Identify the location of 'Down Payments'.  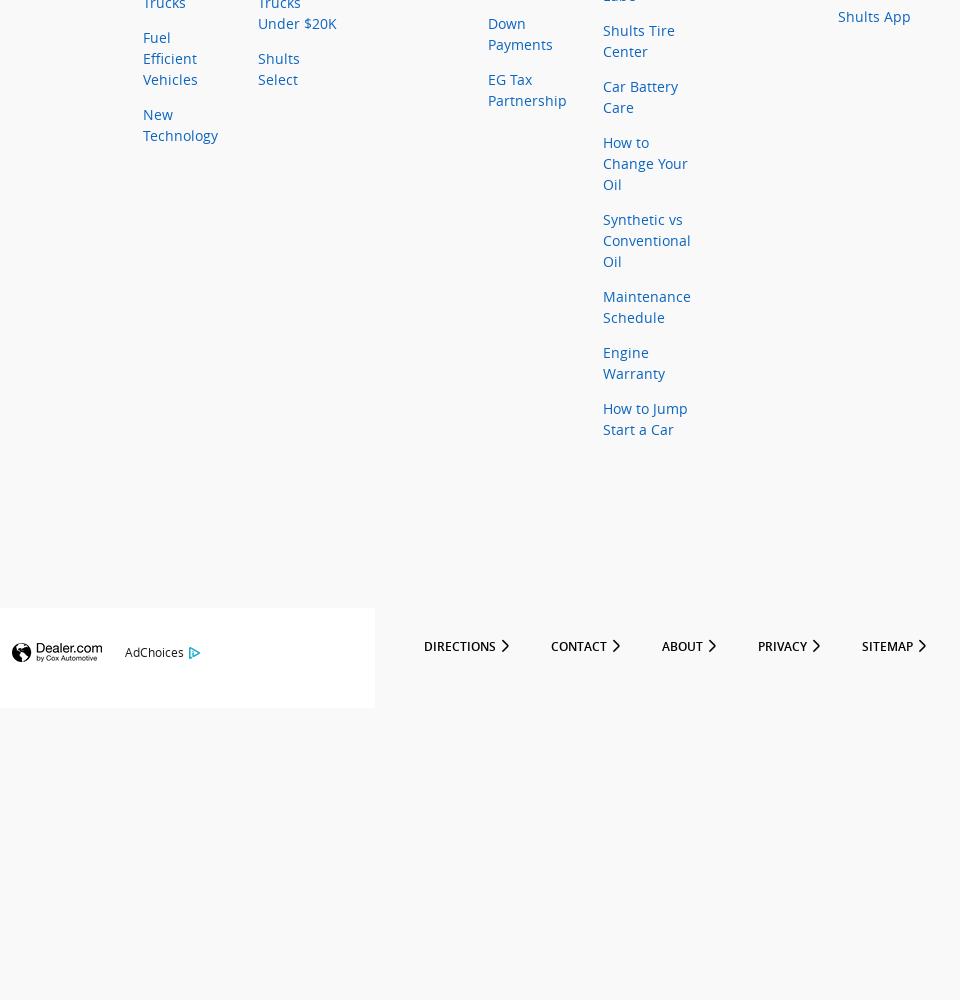
(519, 34).